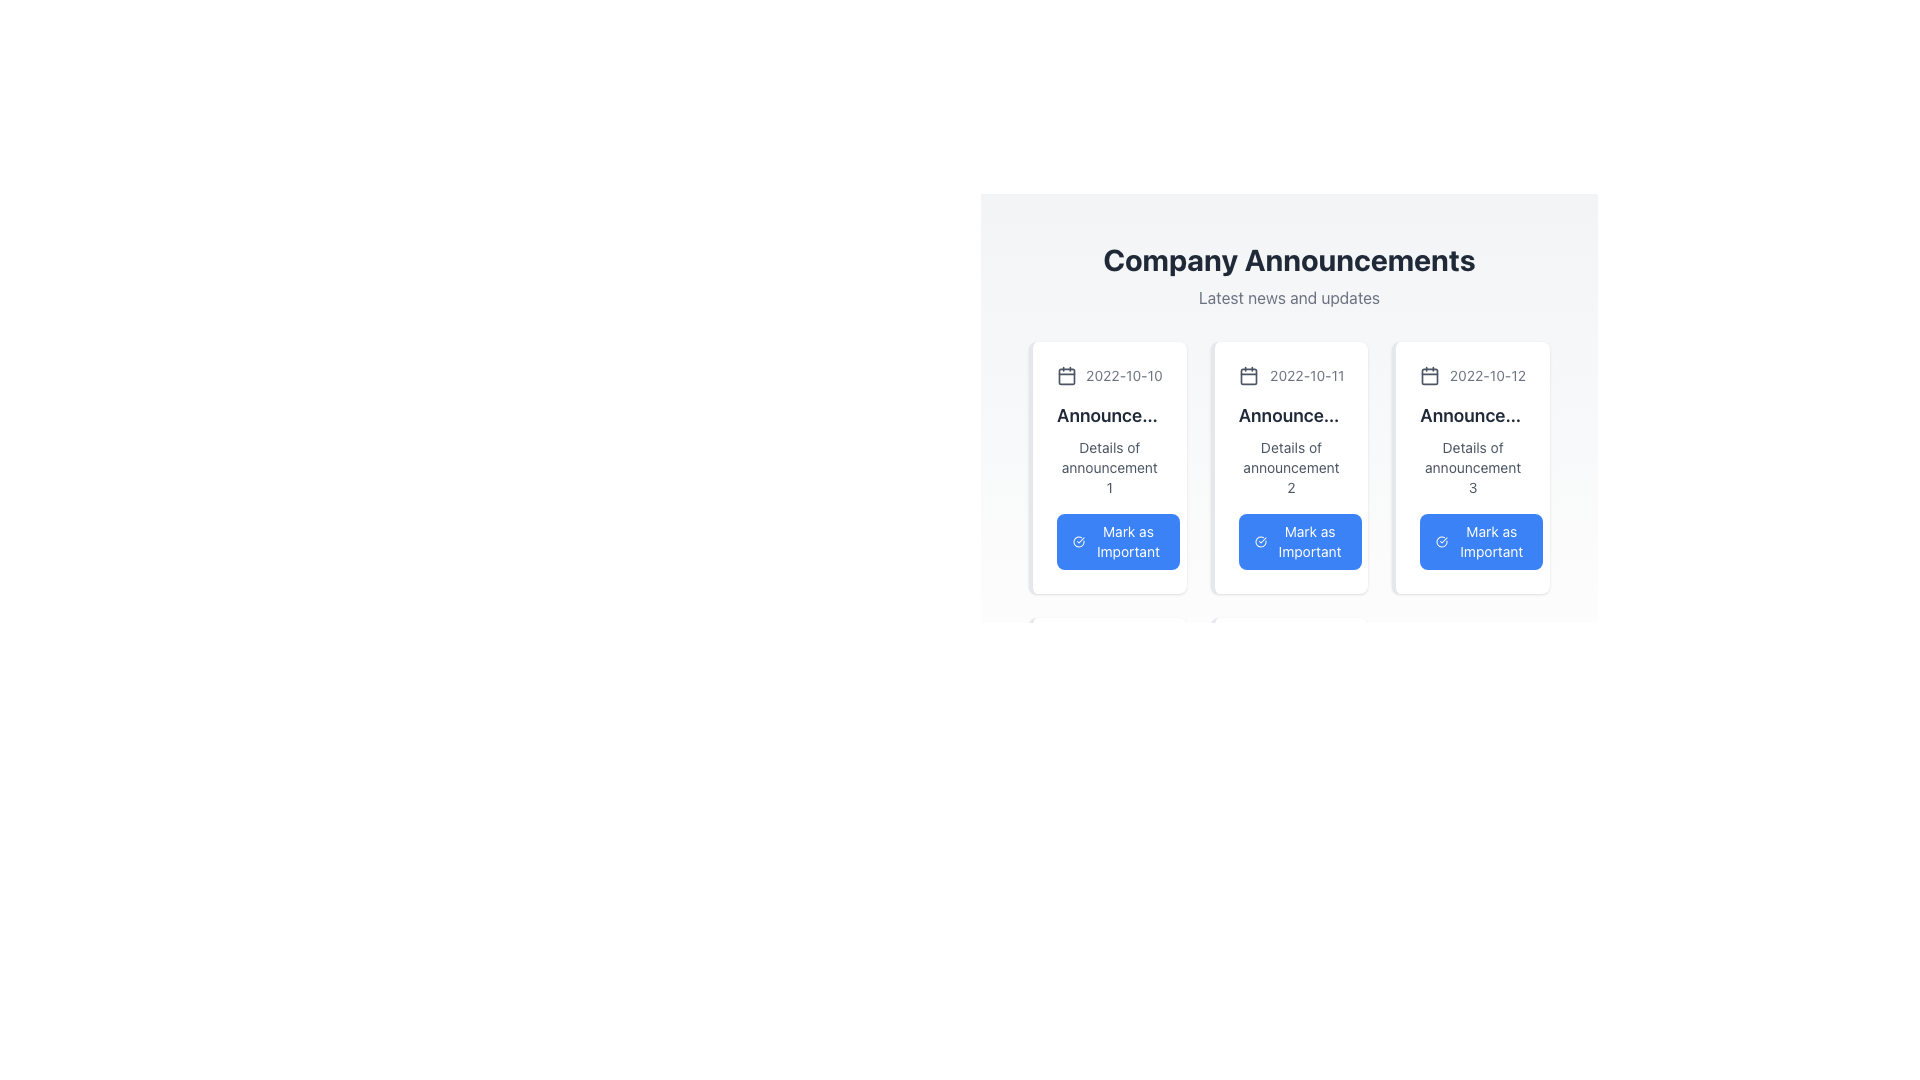 Image resolution: width=1920 pixels, height=1080 pixels. What do you see at coordinates (1429, 376) in the screenshot?
I see `the clickable area of the calendar icon located at the top-left corner of the card displaying '2022-10-12'` at bounding box center [1429, 376].